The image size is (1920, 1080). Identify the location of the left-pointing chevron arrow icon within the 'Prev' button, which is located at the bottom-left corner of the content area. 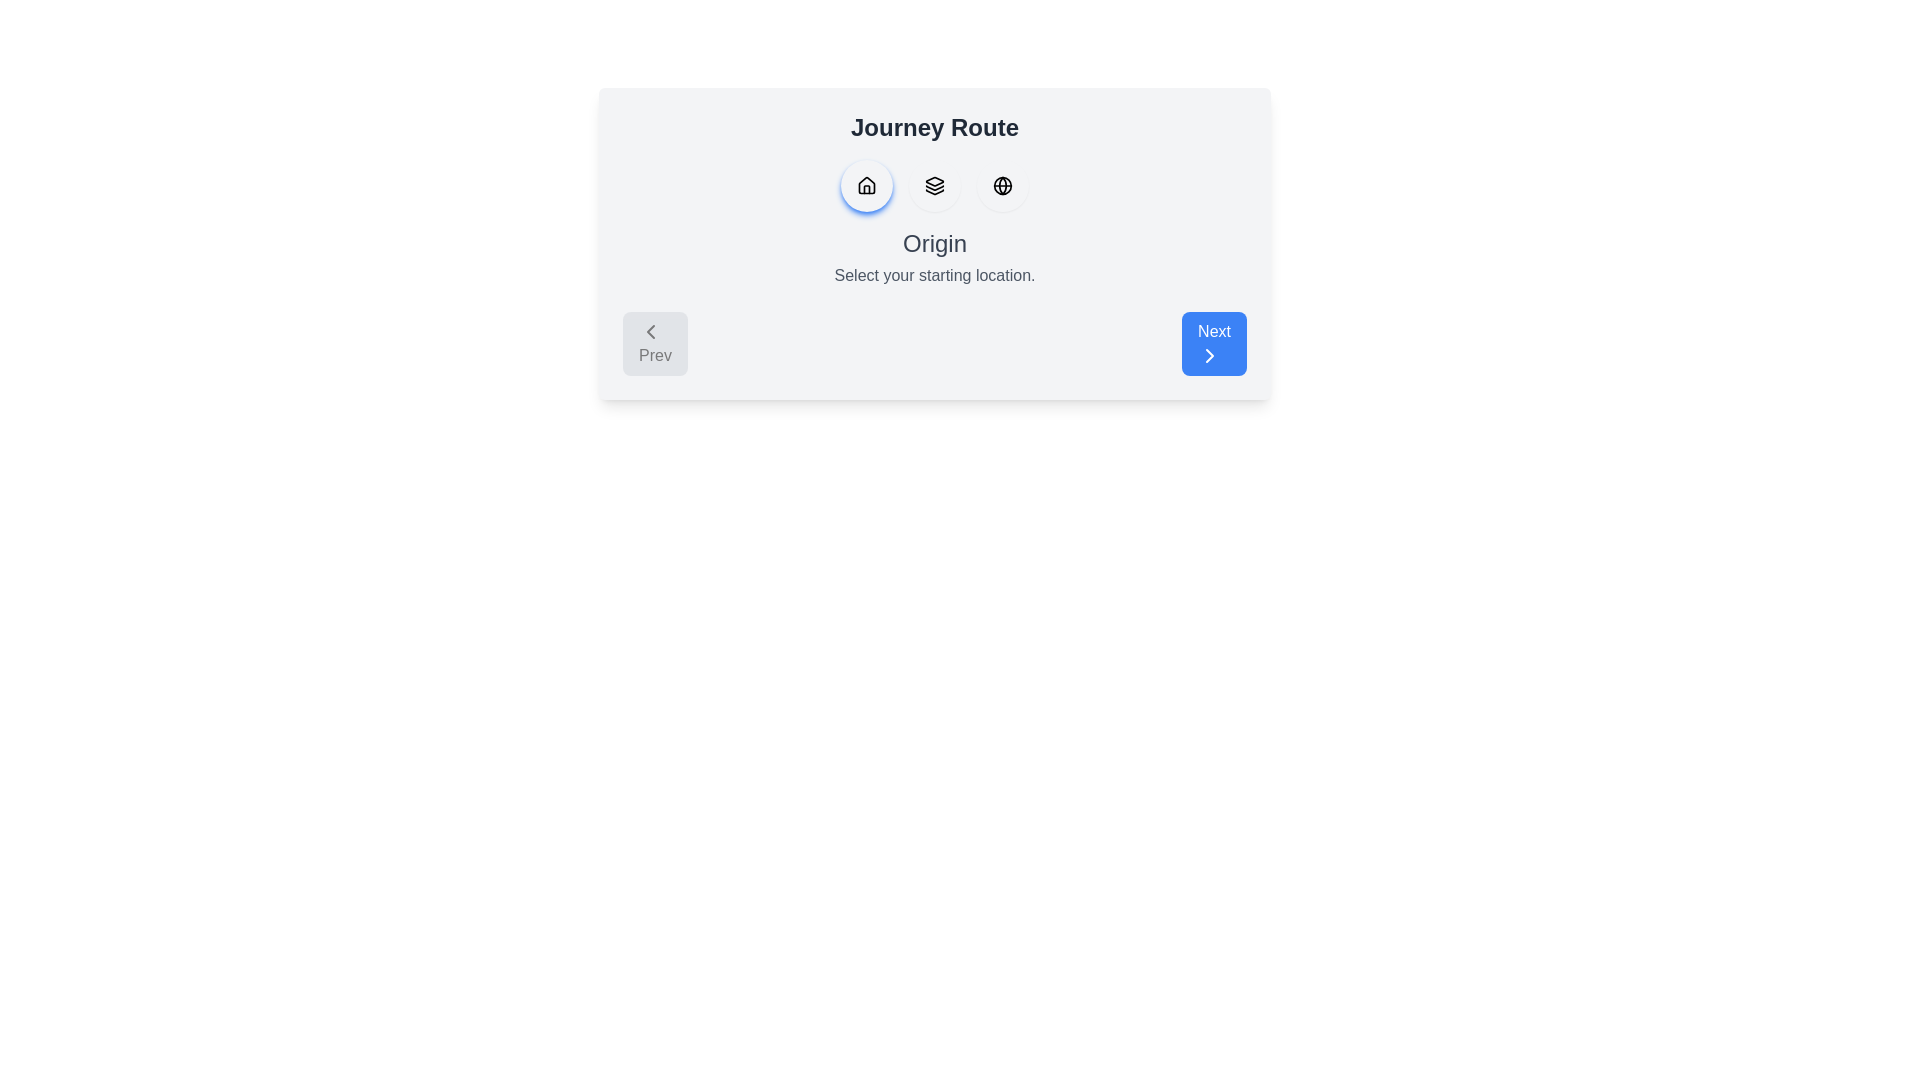
(651, 330).